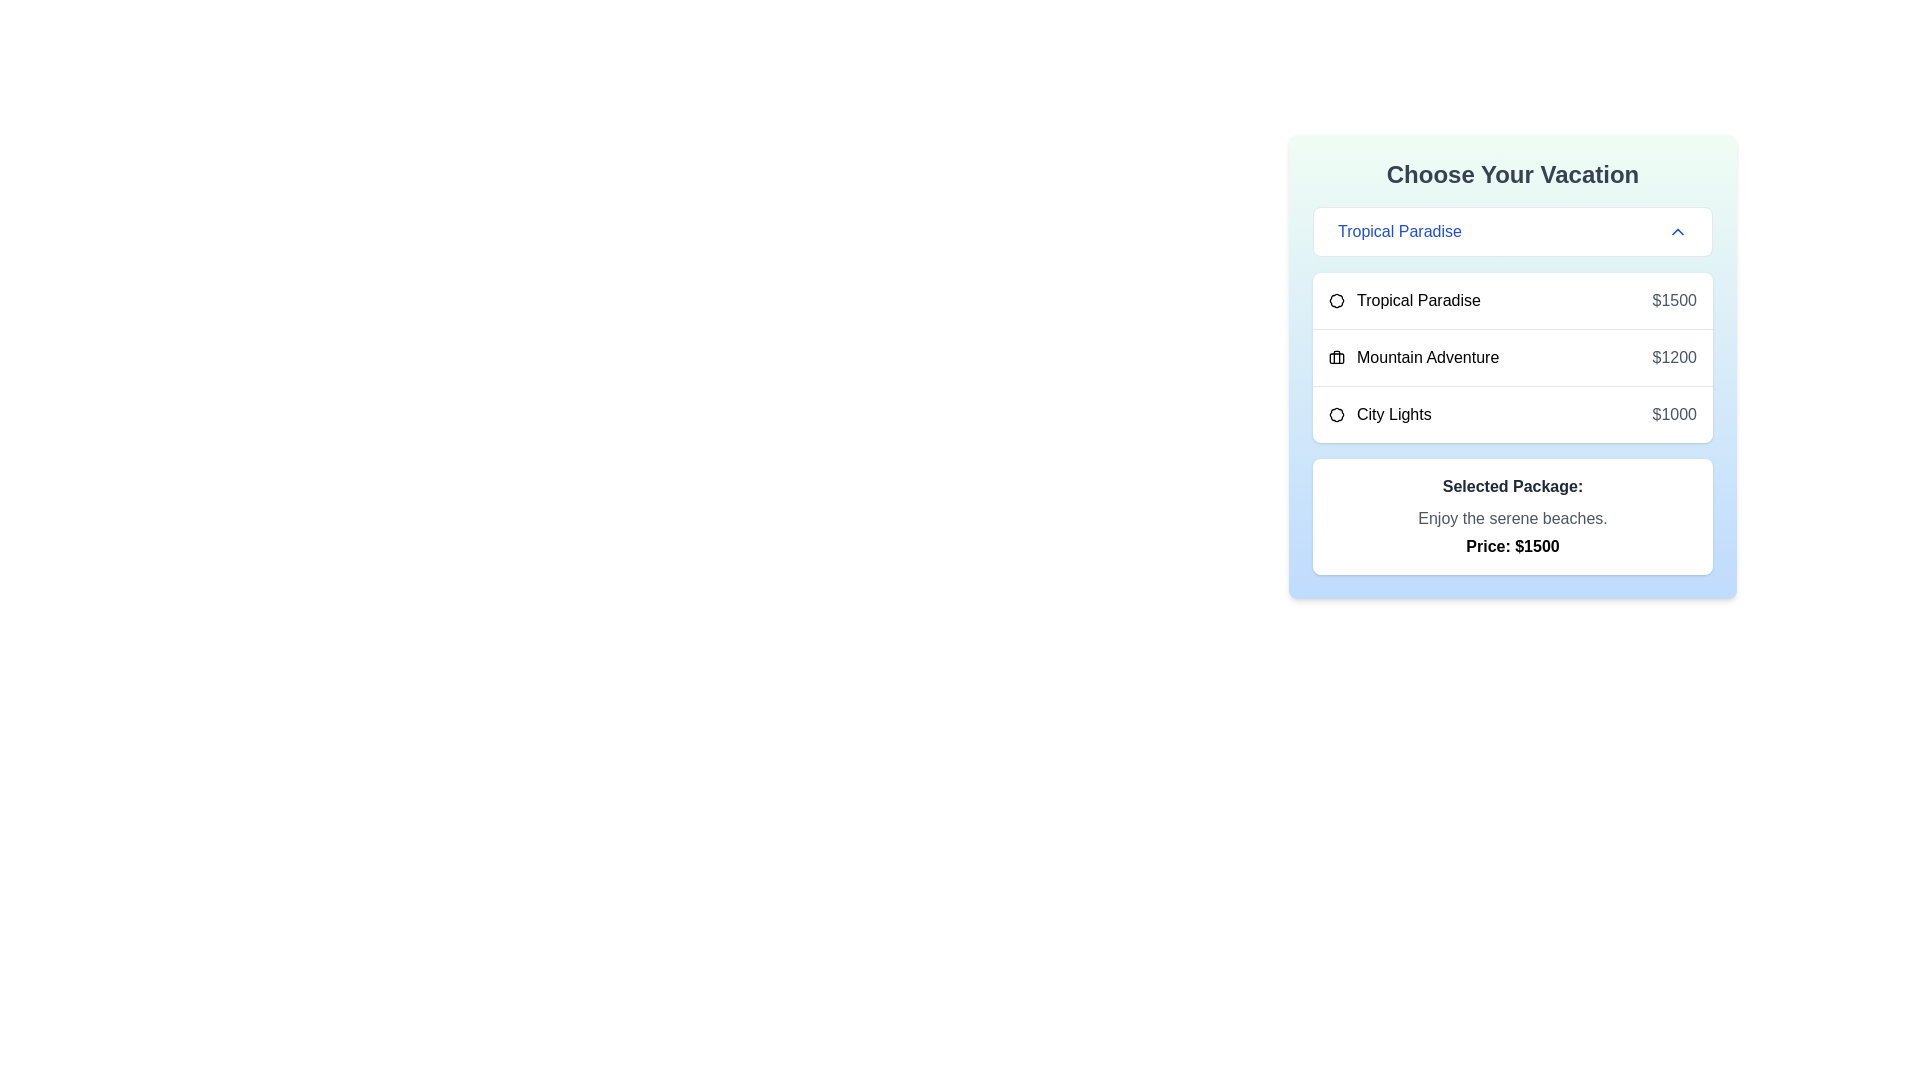 The image size is (1920, 1080). Describe the element at coordinates (1512, 412) in the screenshot. I see `the radio button of the 'City Lights' vacation package, which is the third item in the selectable list of vacation packages` at that location.